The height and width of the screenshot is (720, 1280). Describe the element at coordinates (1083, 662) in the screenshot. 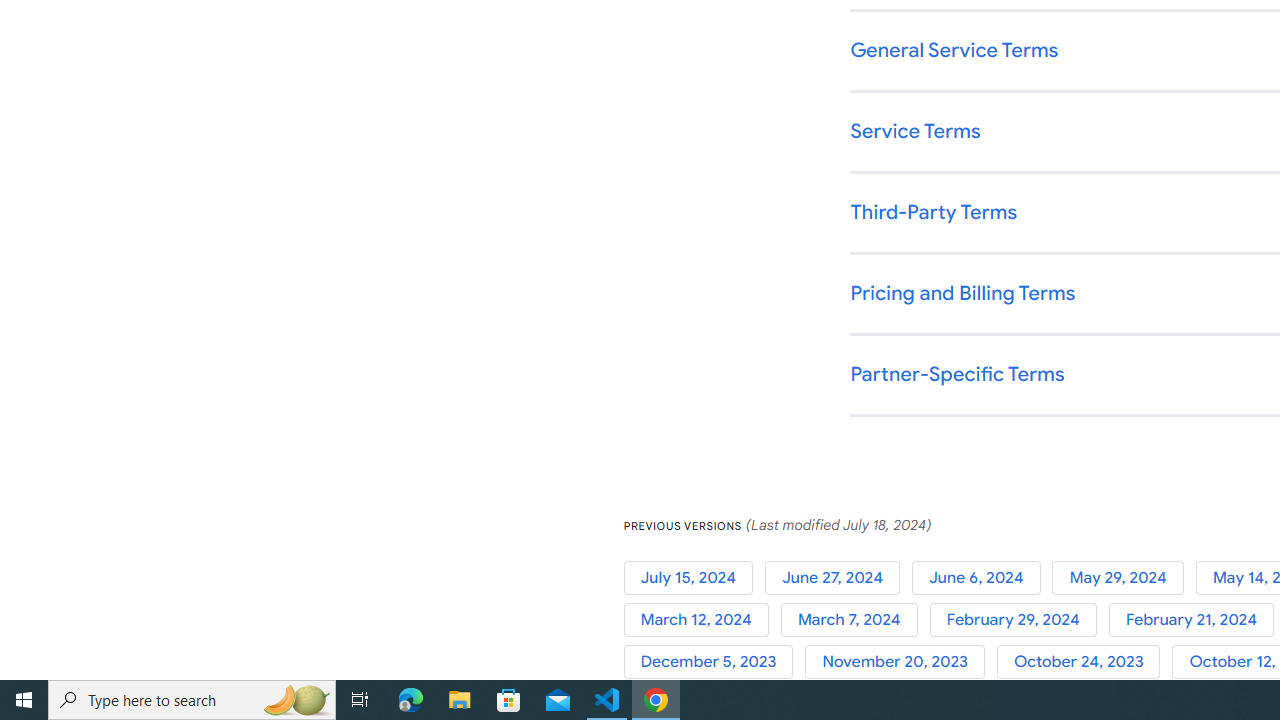

I see `'October 24, 2023'` at that location.